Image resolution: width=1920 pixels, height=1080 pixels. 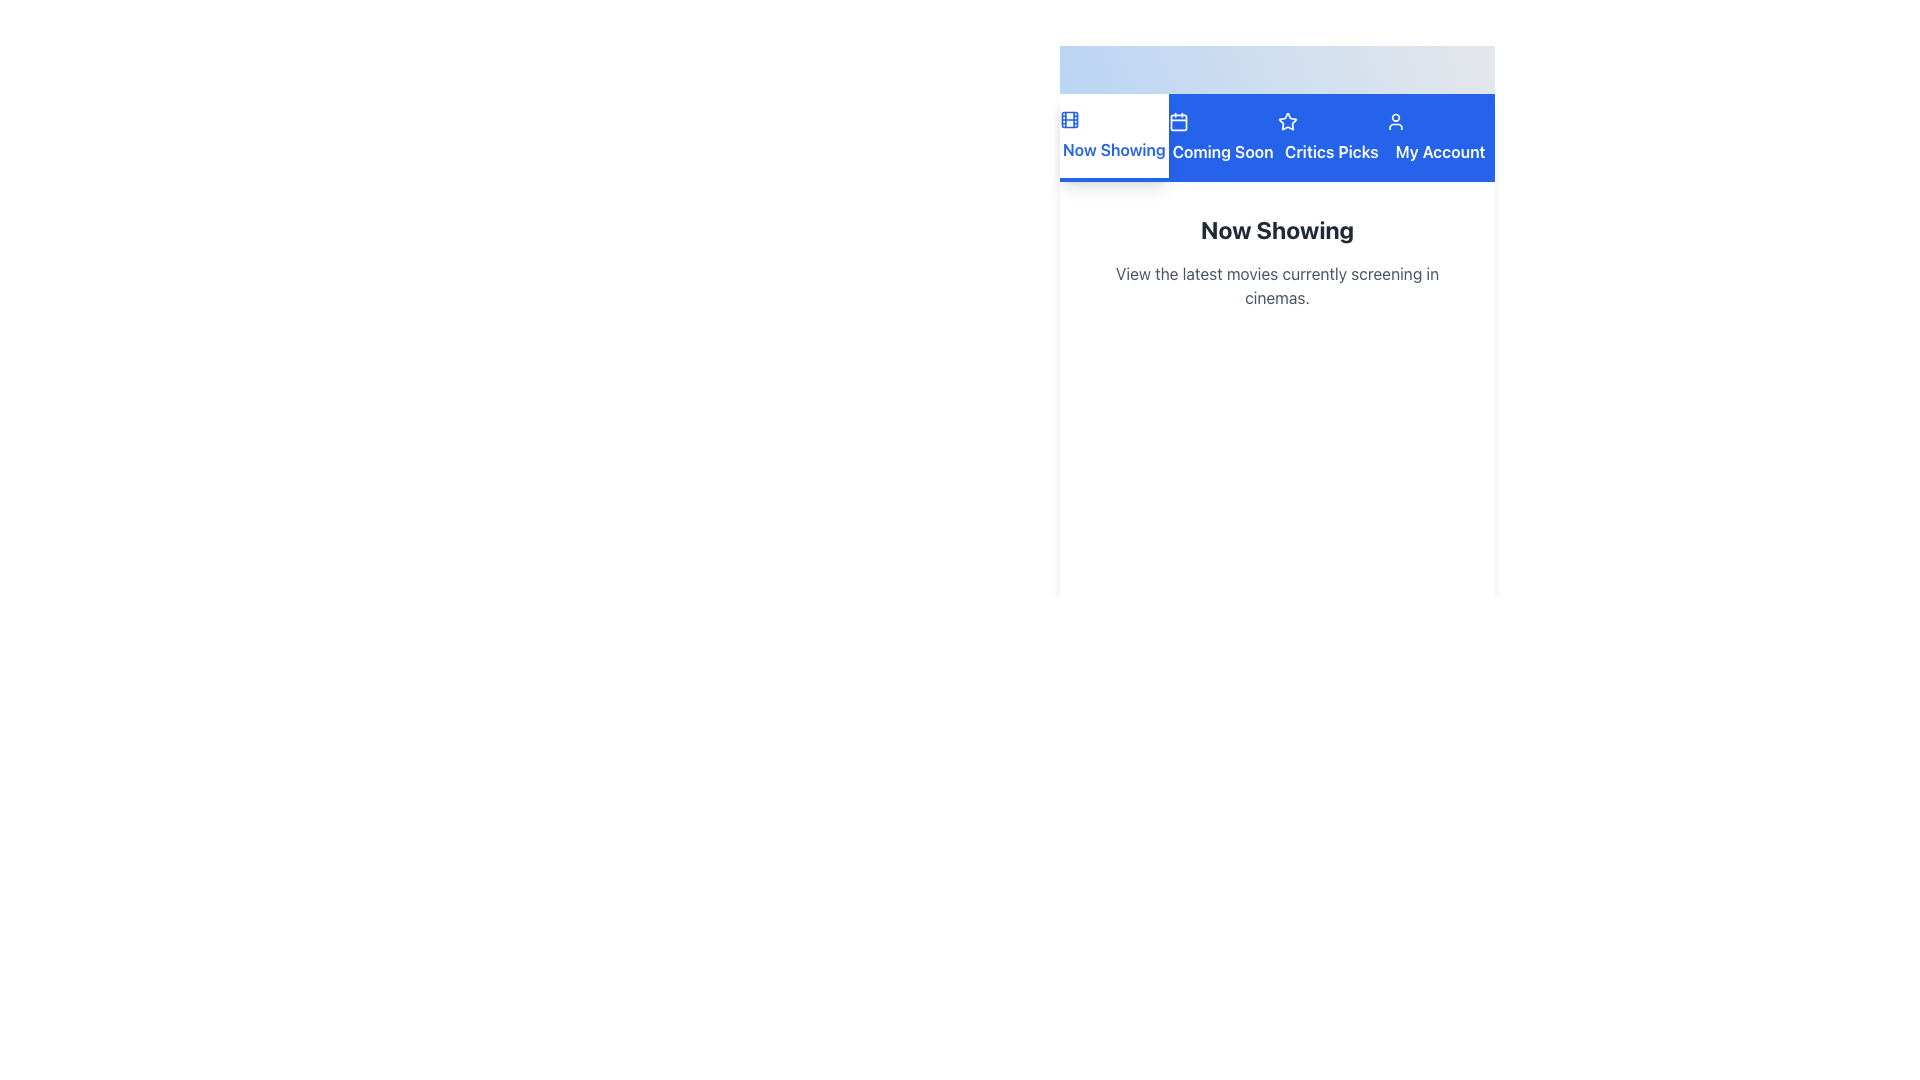 I want to click on the Navigation bar, so click(x=1276, y=137).